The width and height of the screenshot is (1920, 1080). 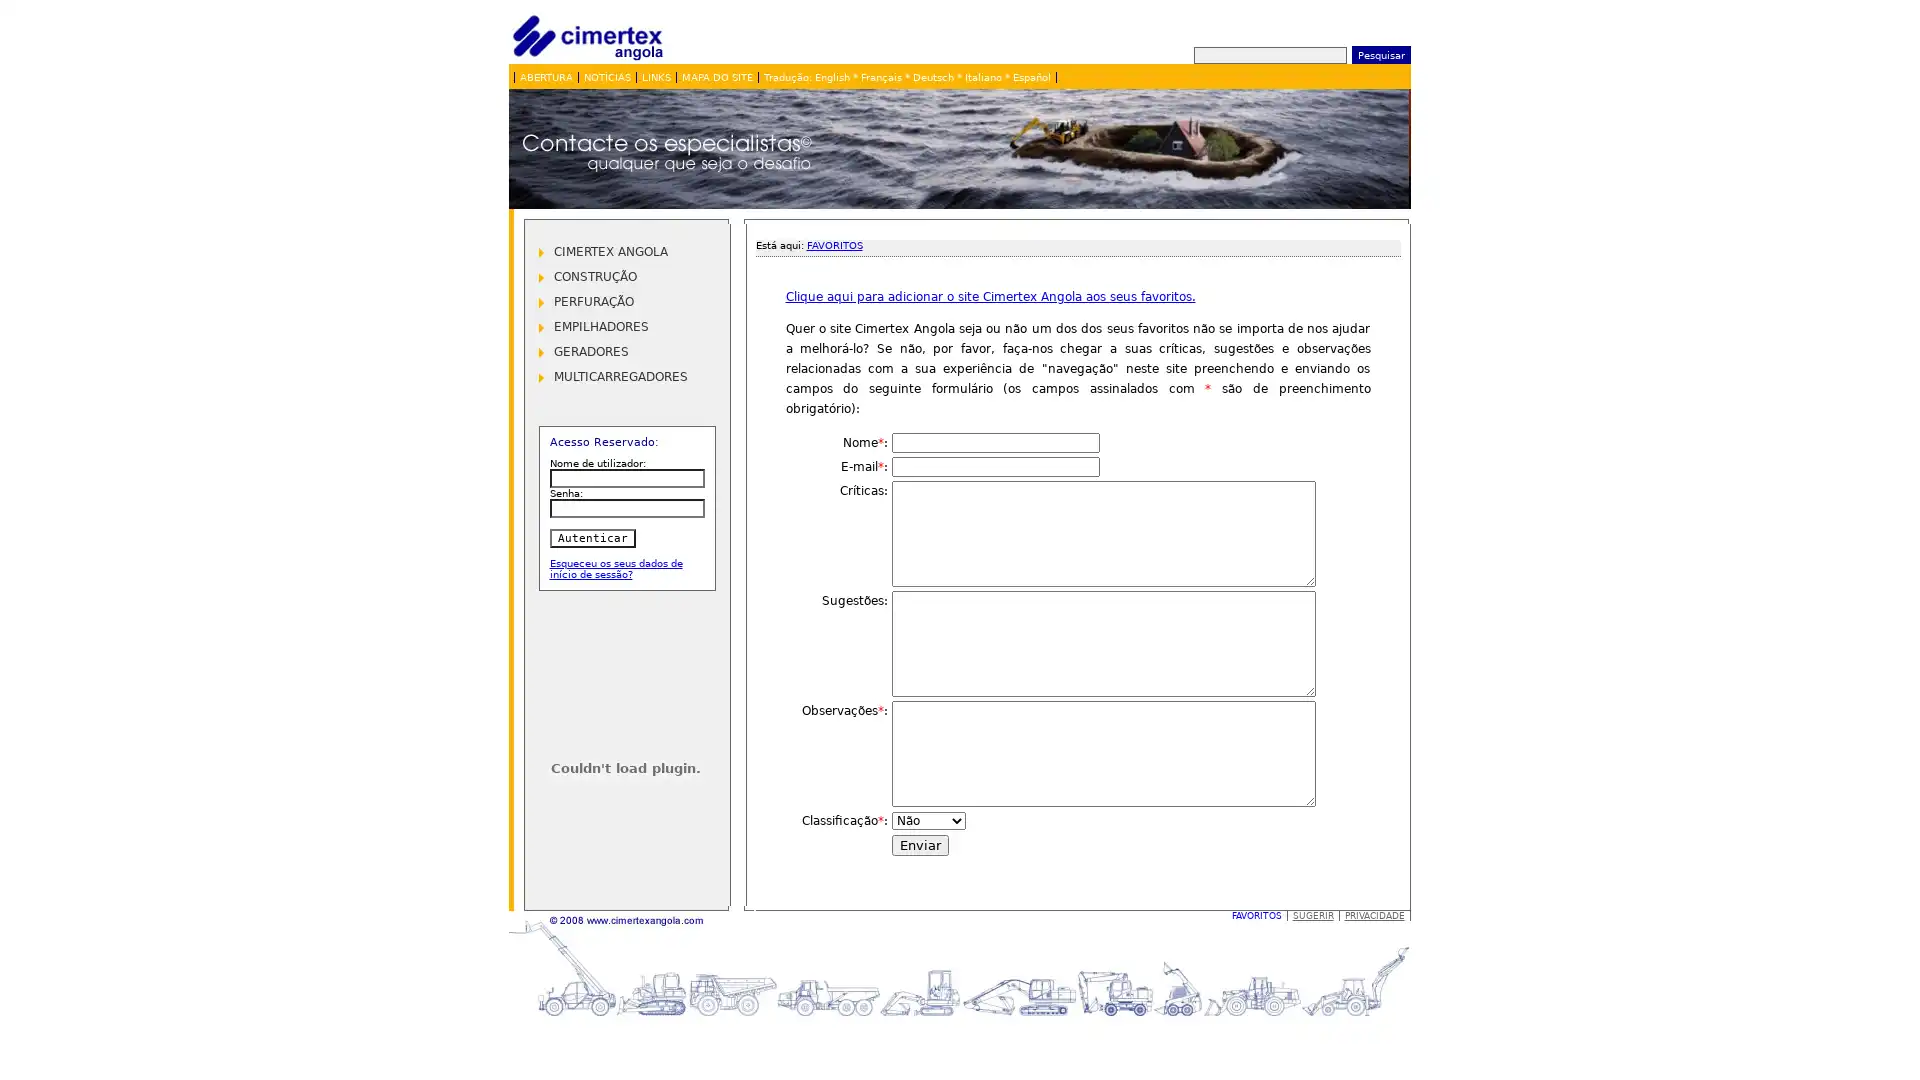 What do you see at coordinates (590, 537) in the screenshot?
I see `Autenticar` at bounding box center [590, 537].